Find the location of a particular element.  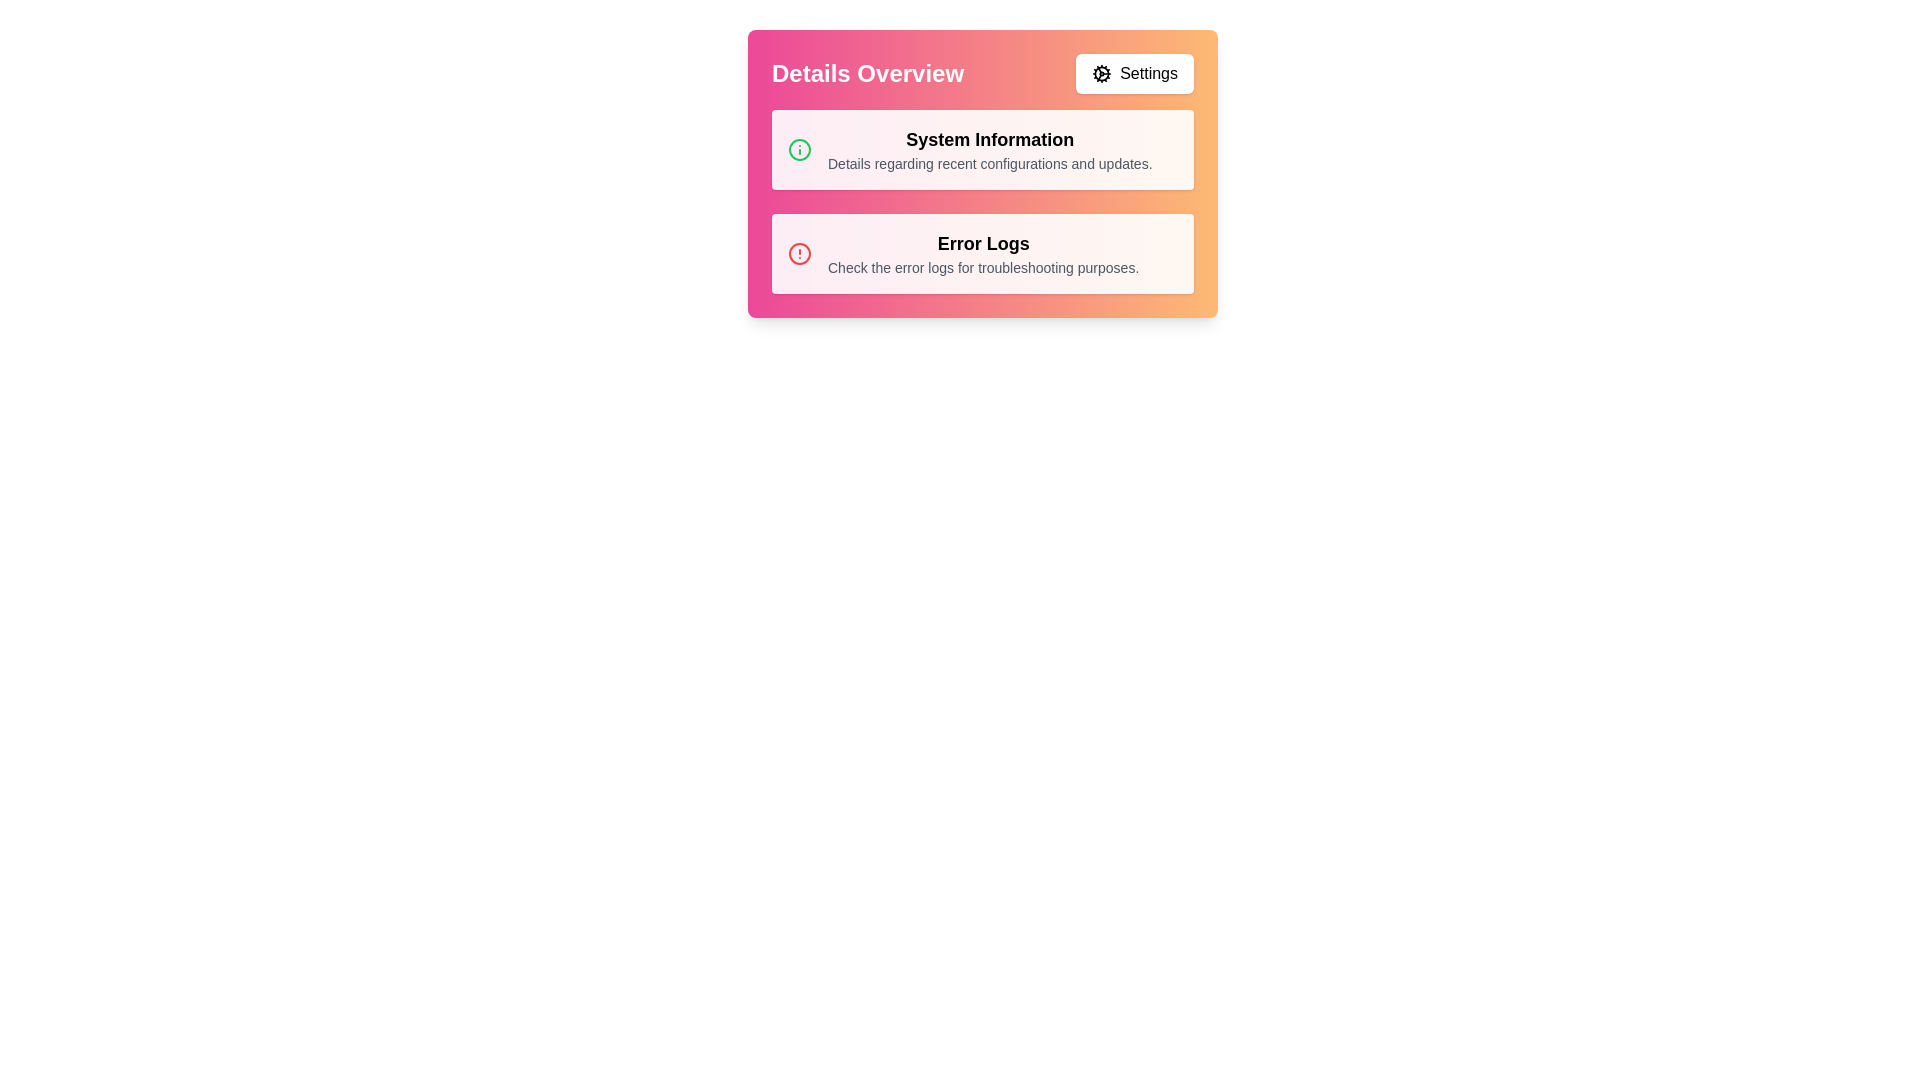

text label providing additional information related to the 'System Information' section, positioned beneath the 'System Information' heading is located at coordinates (990, 163).